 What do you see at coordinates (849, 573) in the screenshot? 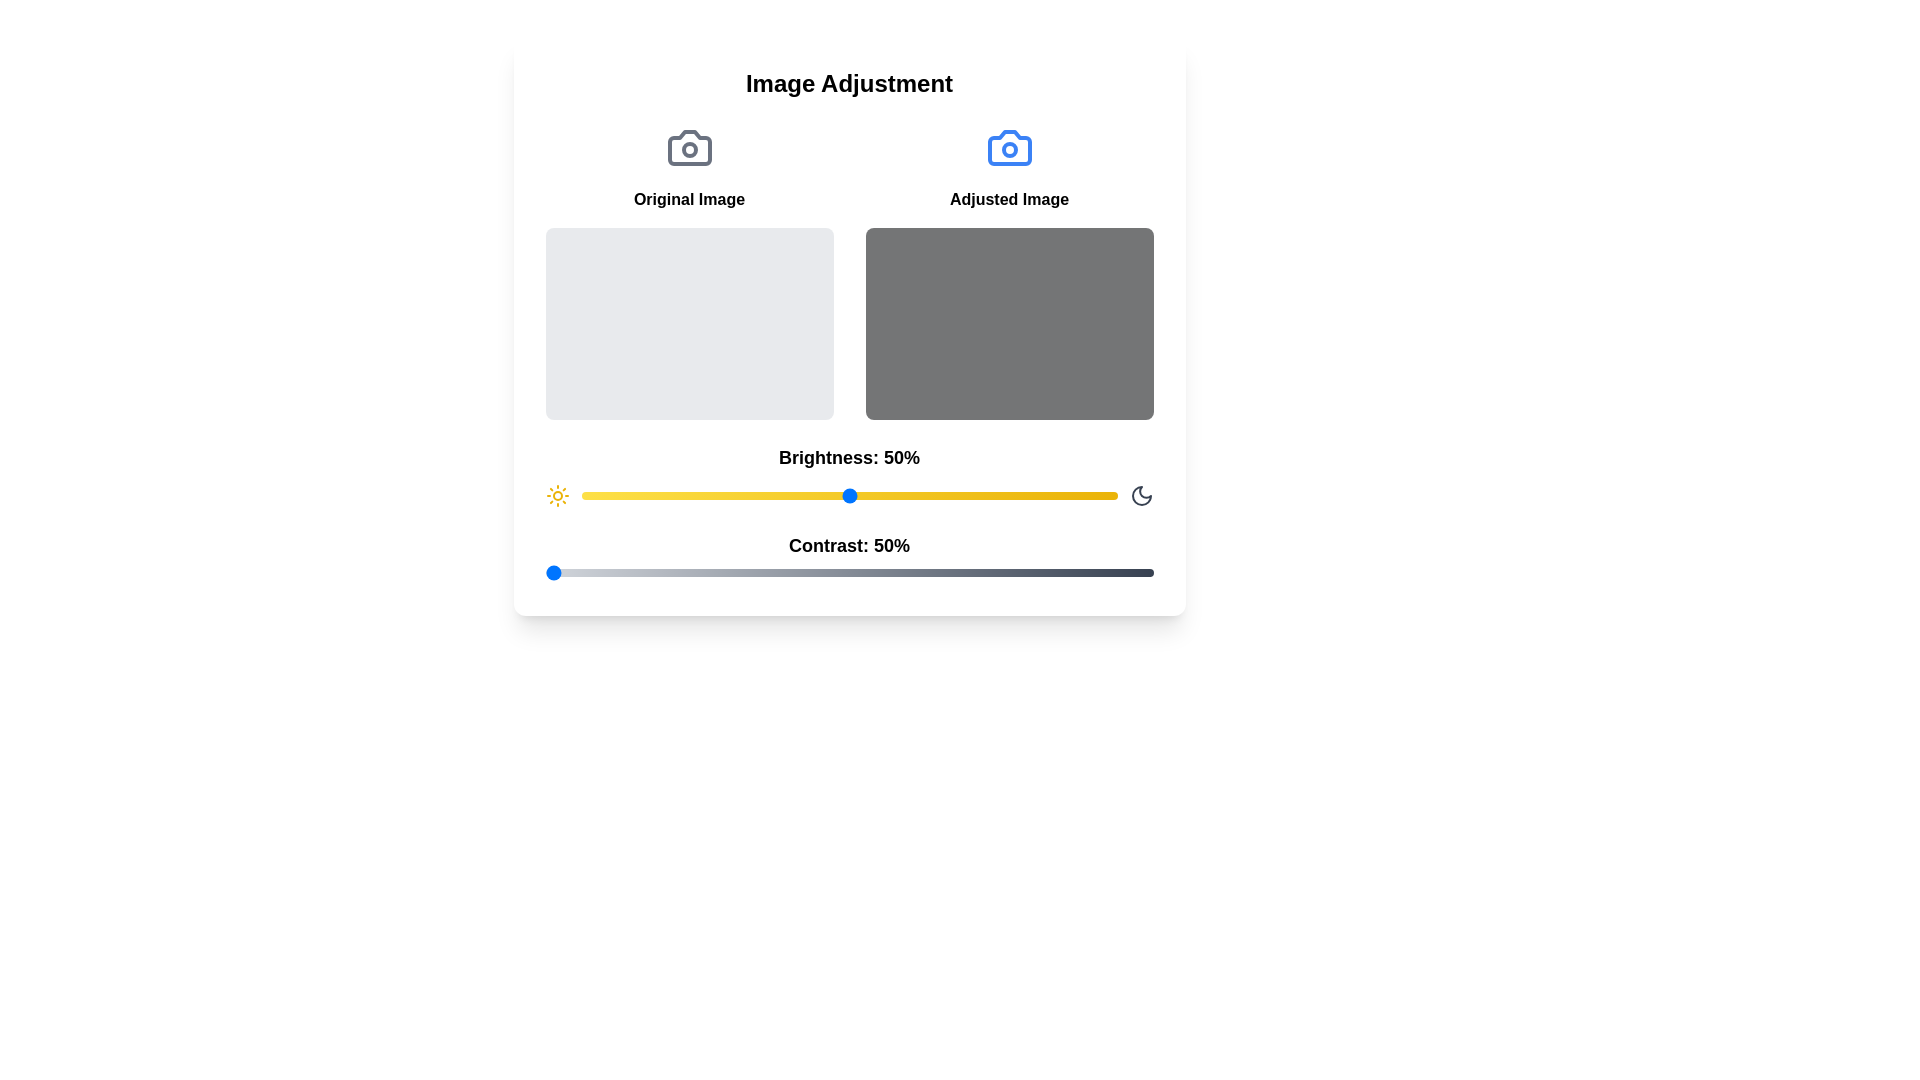
I see `the contrast` at bounding box center [849, 573].